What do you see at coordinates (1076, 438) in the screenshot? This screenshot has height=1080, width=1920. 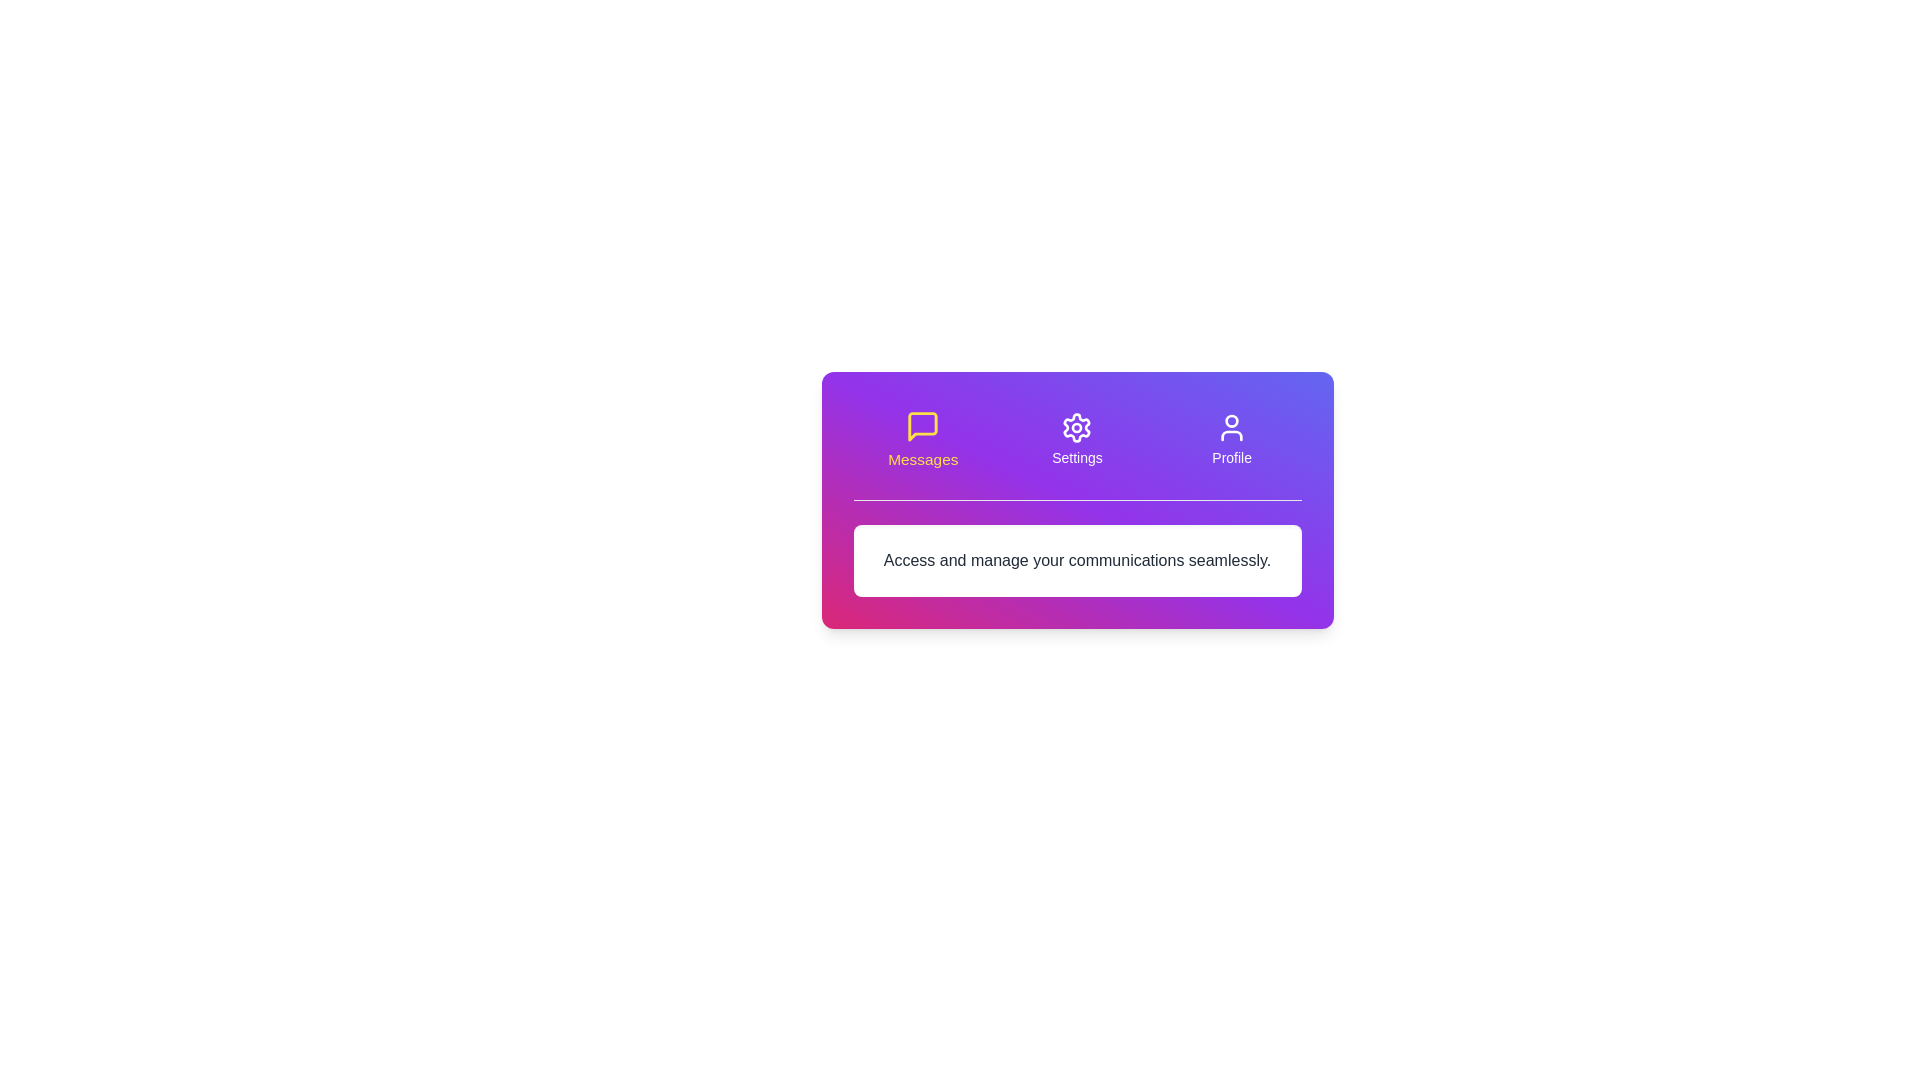 I see `the tab button labeled Settings to switch to the corresponding tab` at bounding box center [1076, 438].